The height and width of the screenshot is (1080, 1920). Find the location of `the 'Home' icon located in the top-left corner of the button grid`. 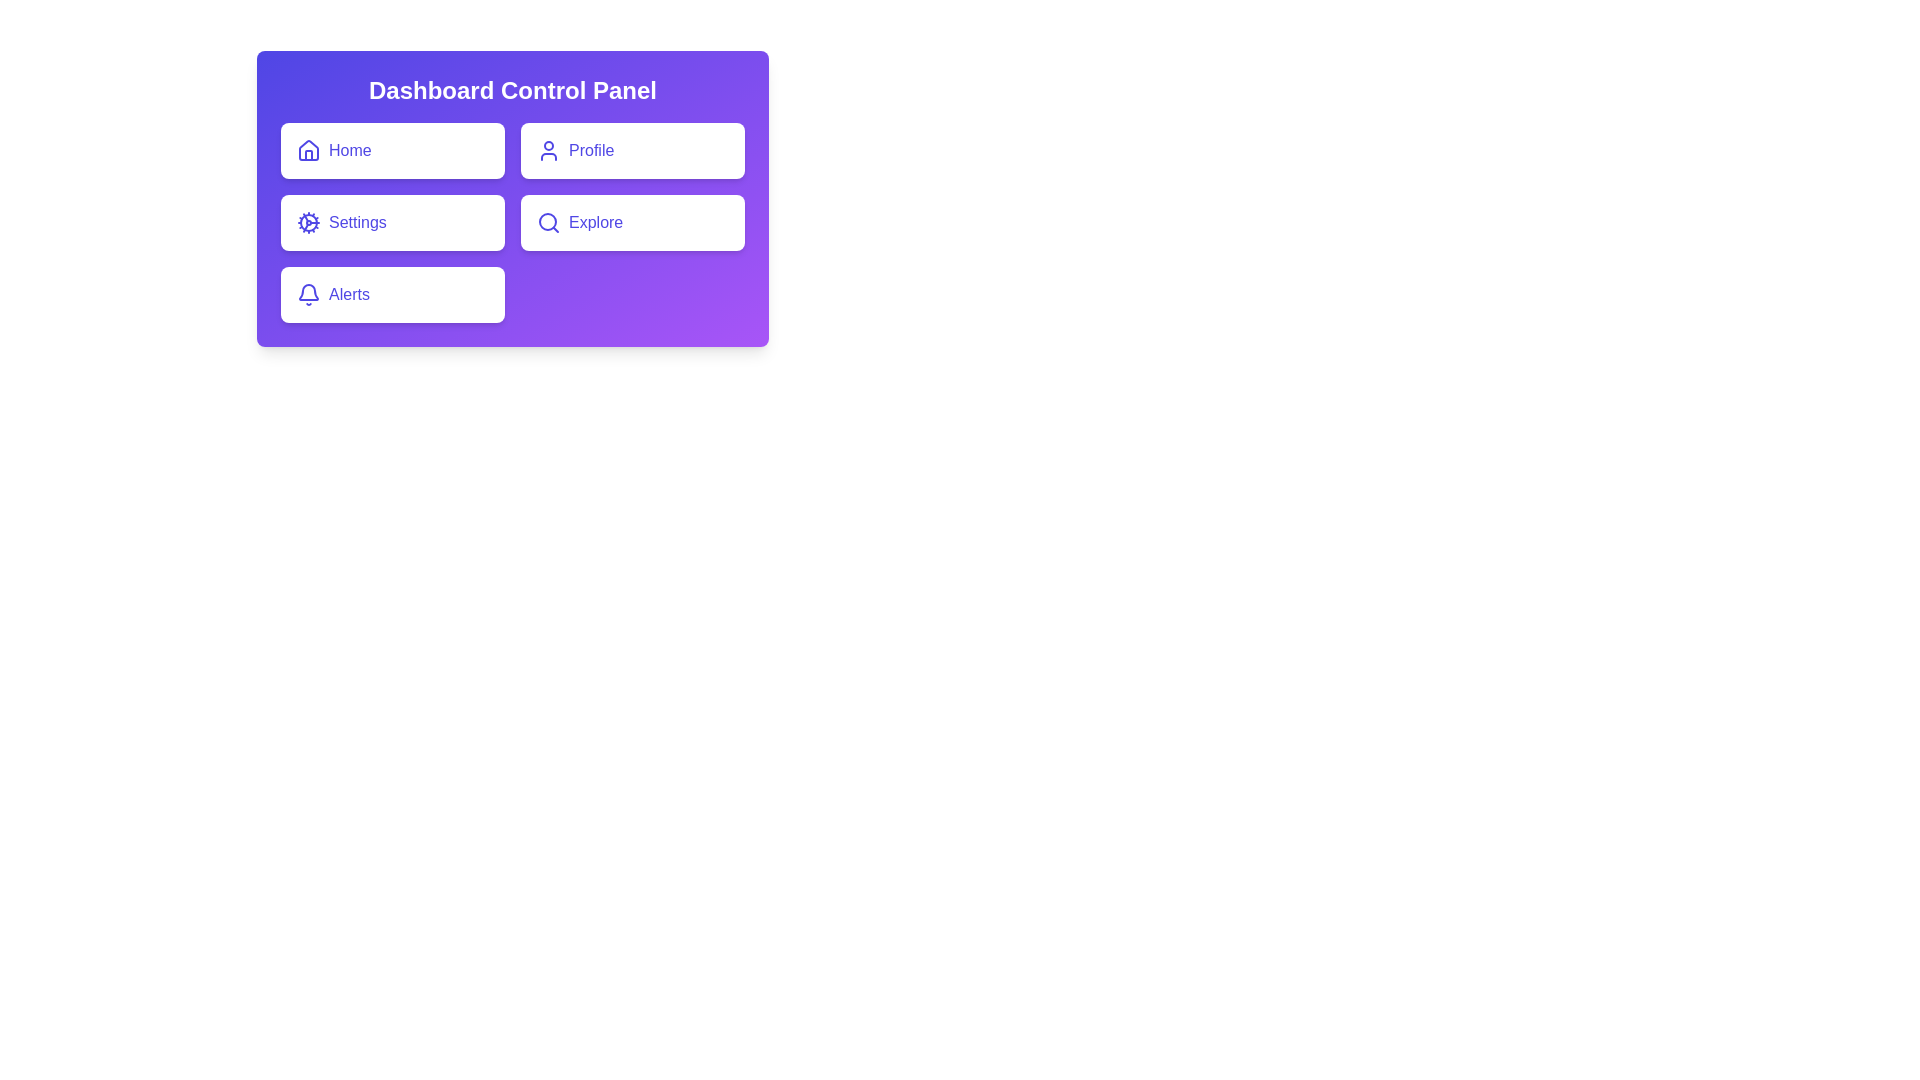

the 'Home' icon located in the top-left corner of the button grid is located at coordinates (307, 149).